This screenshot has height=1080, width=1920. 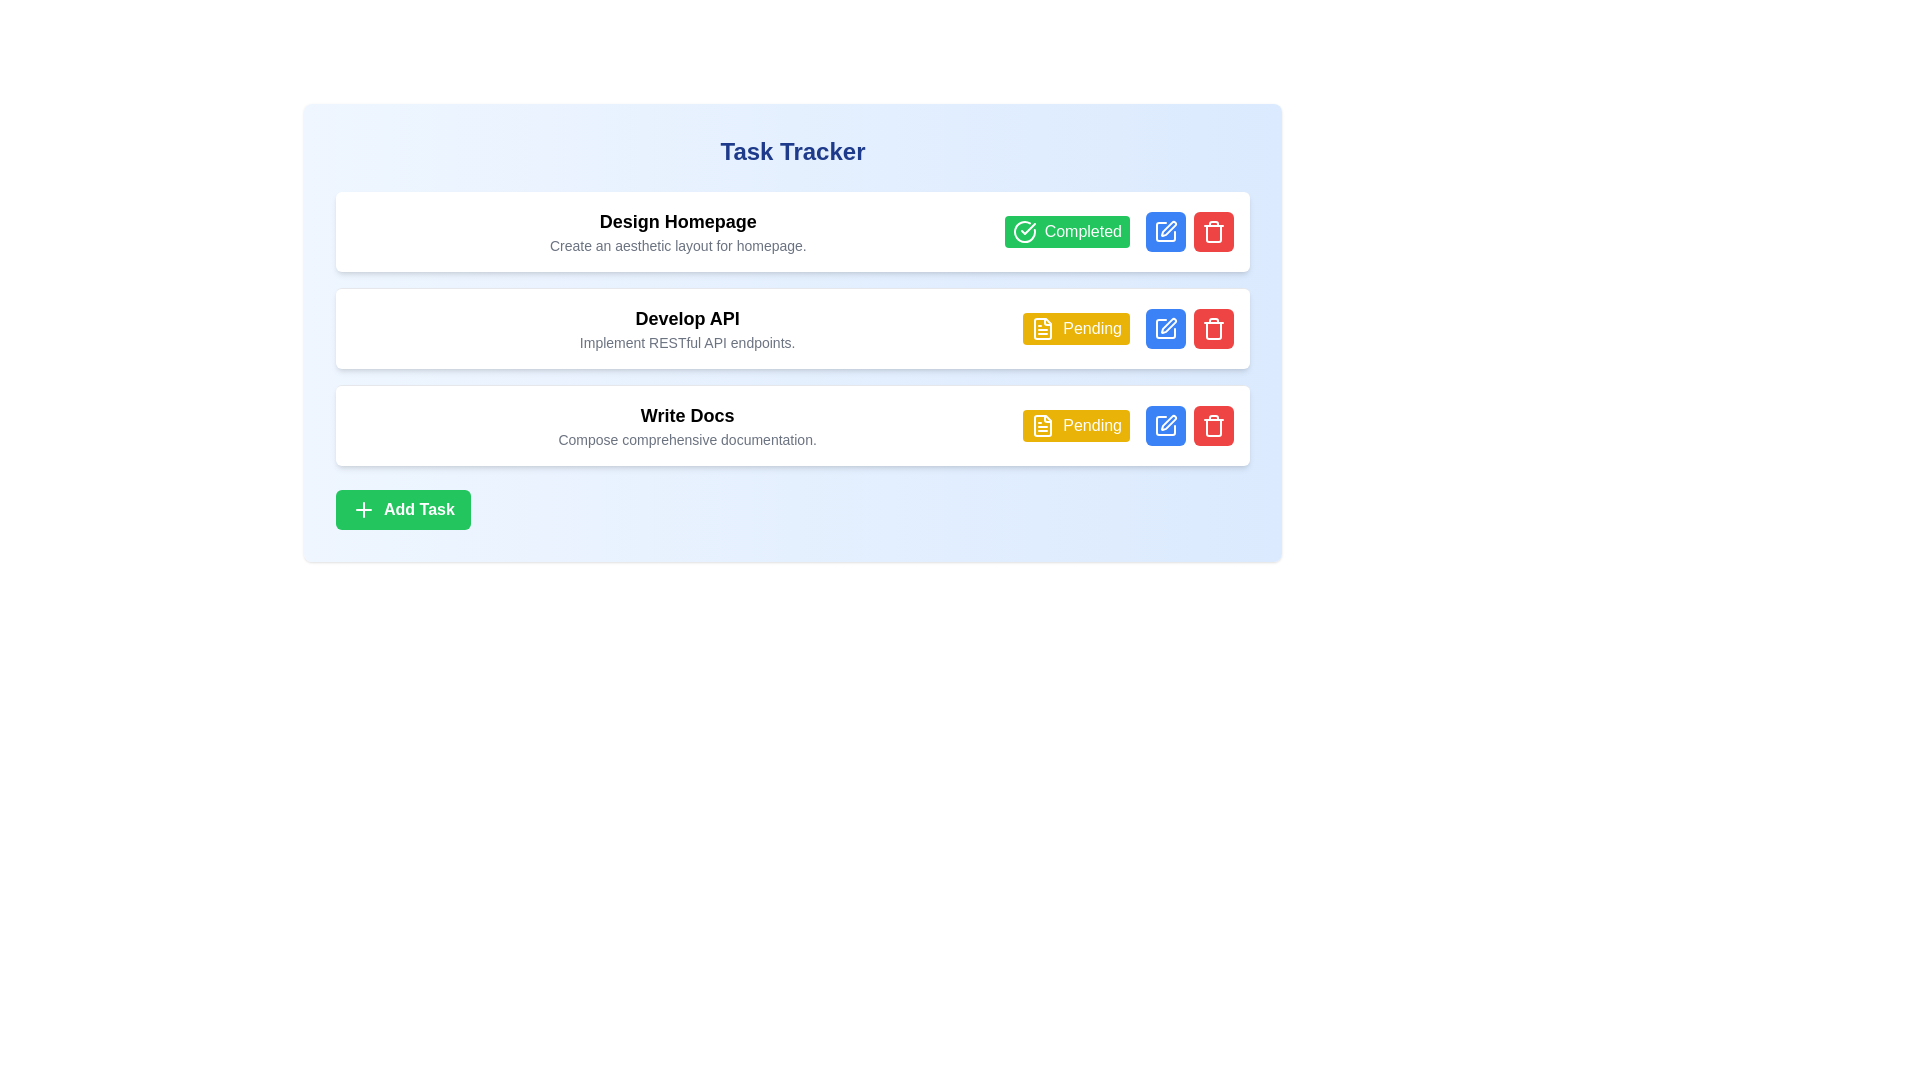 I want to click on the icon representing a file or document related to the 'Pending' status of the task labeled 'Develop API', so click(x=1042, y=327).